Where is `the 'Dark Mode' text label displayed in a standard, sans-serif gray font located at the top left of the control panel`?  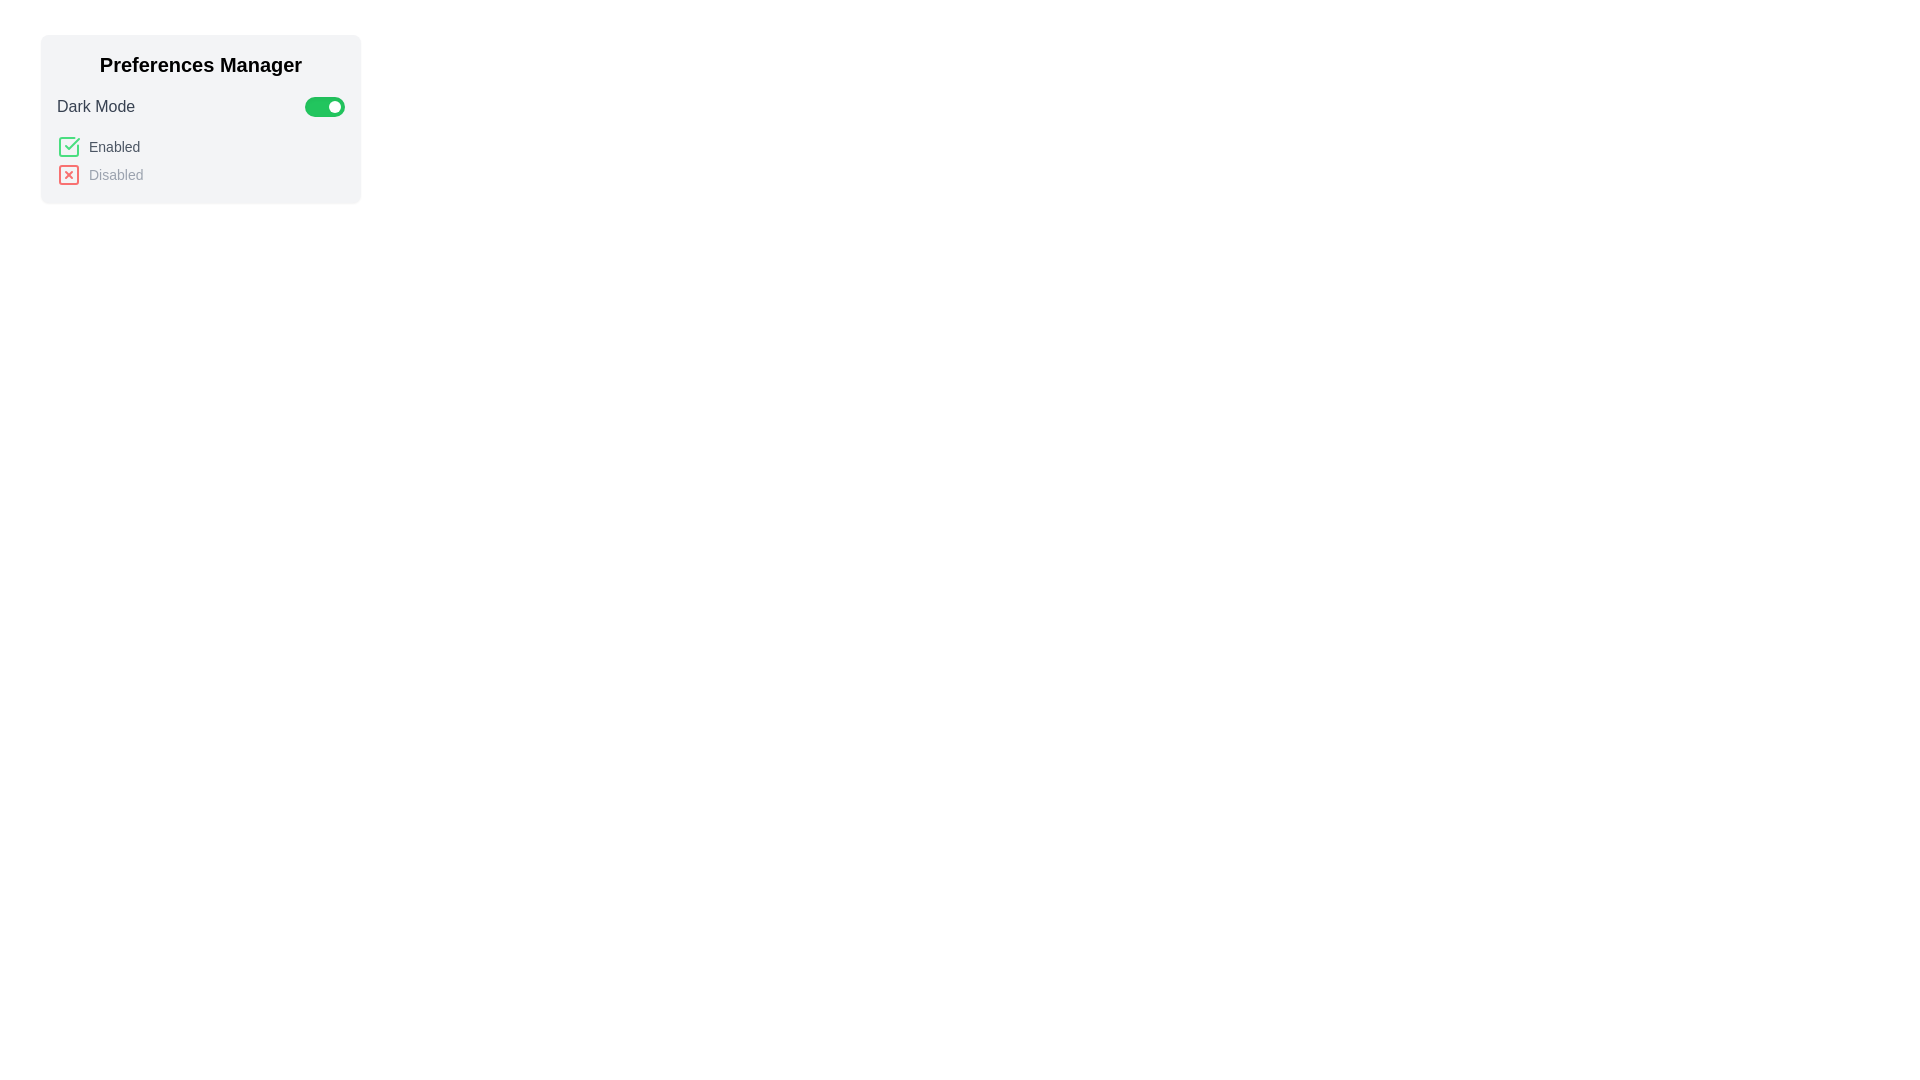
the 'Dark Mode' text label displayed in a standard, sans-serif gray font located at the top left of the control panel is located at coordinates (95, 107).